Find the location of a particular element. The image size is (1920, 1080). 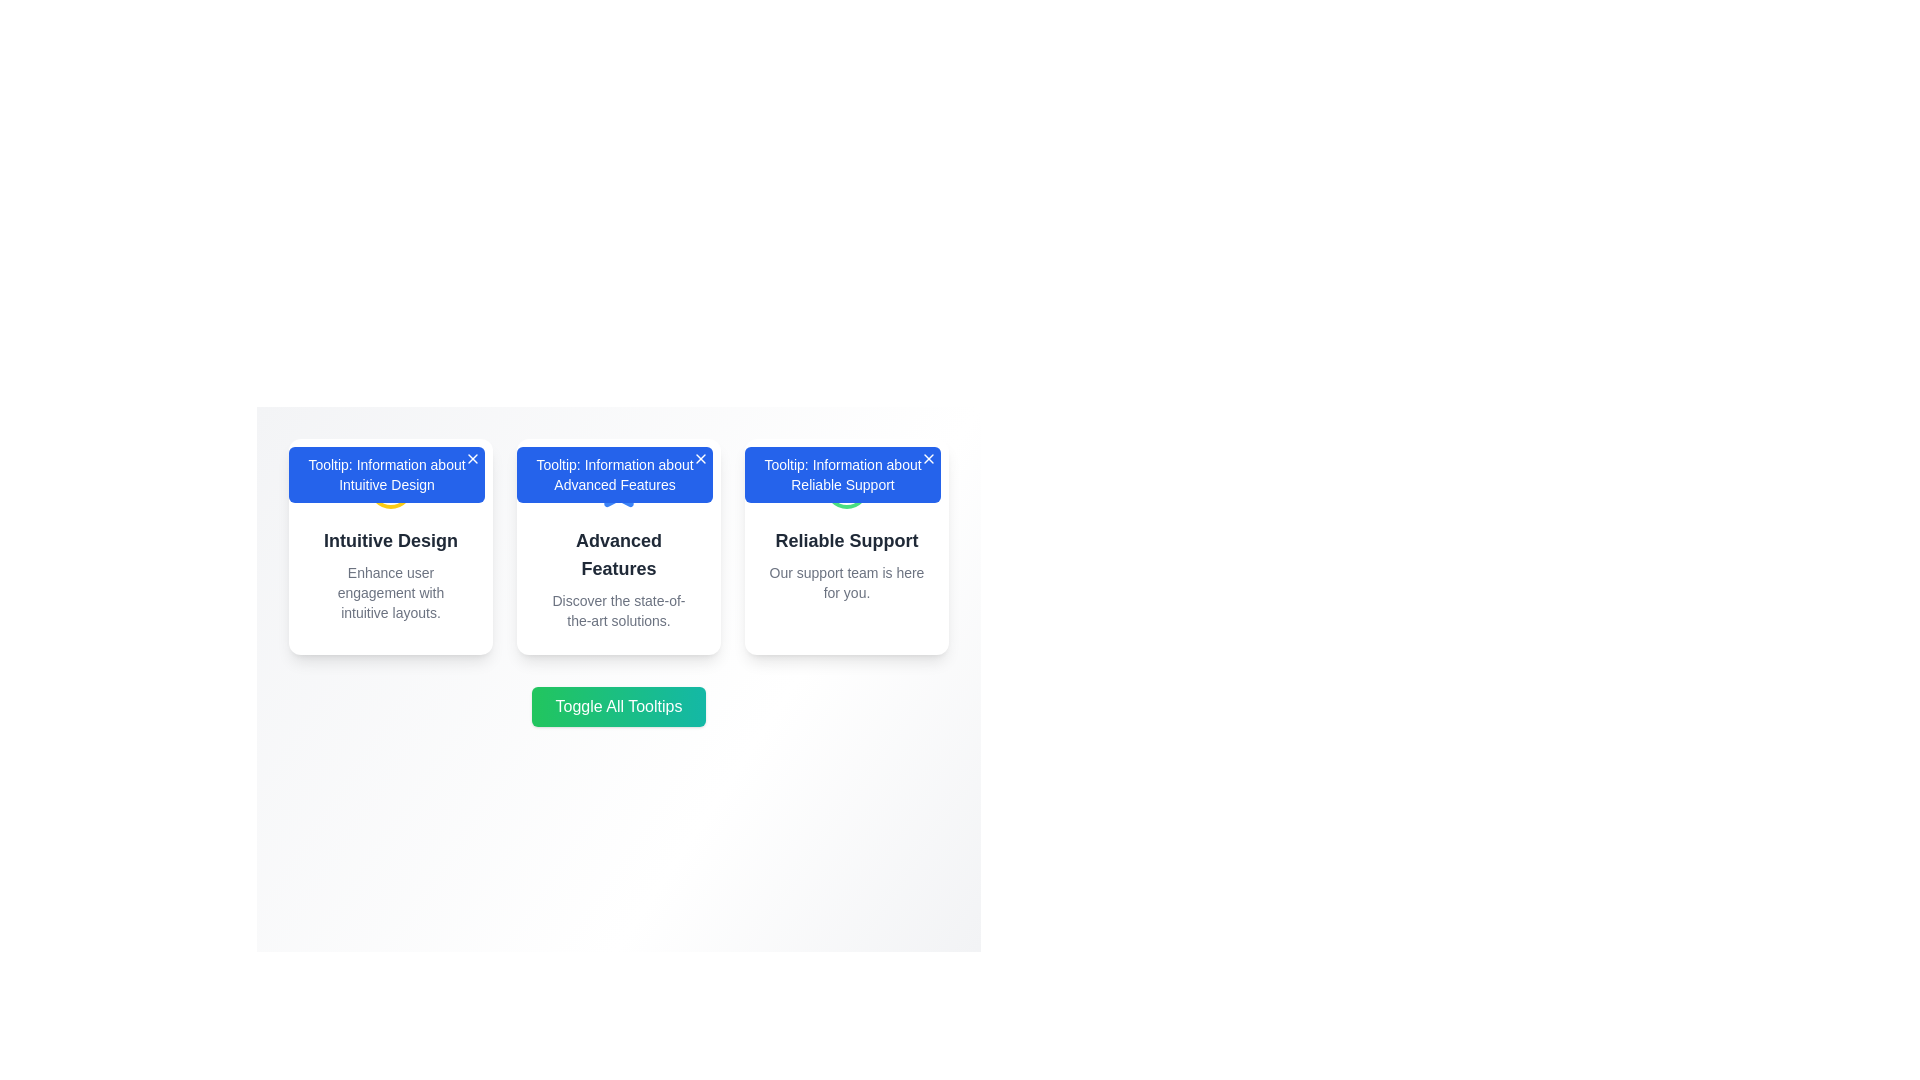

the text label positioned at the bottom of the card beneath the heading 'Intuitive Design' in the three-card panel is located at coordinates (390, 592).